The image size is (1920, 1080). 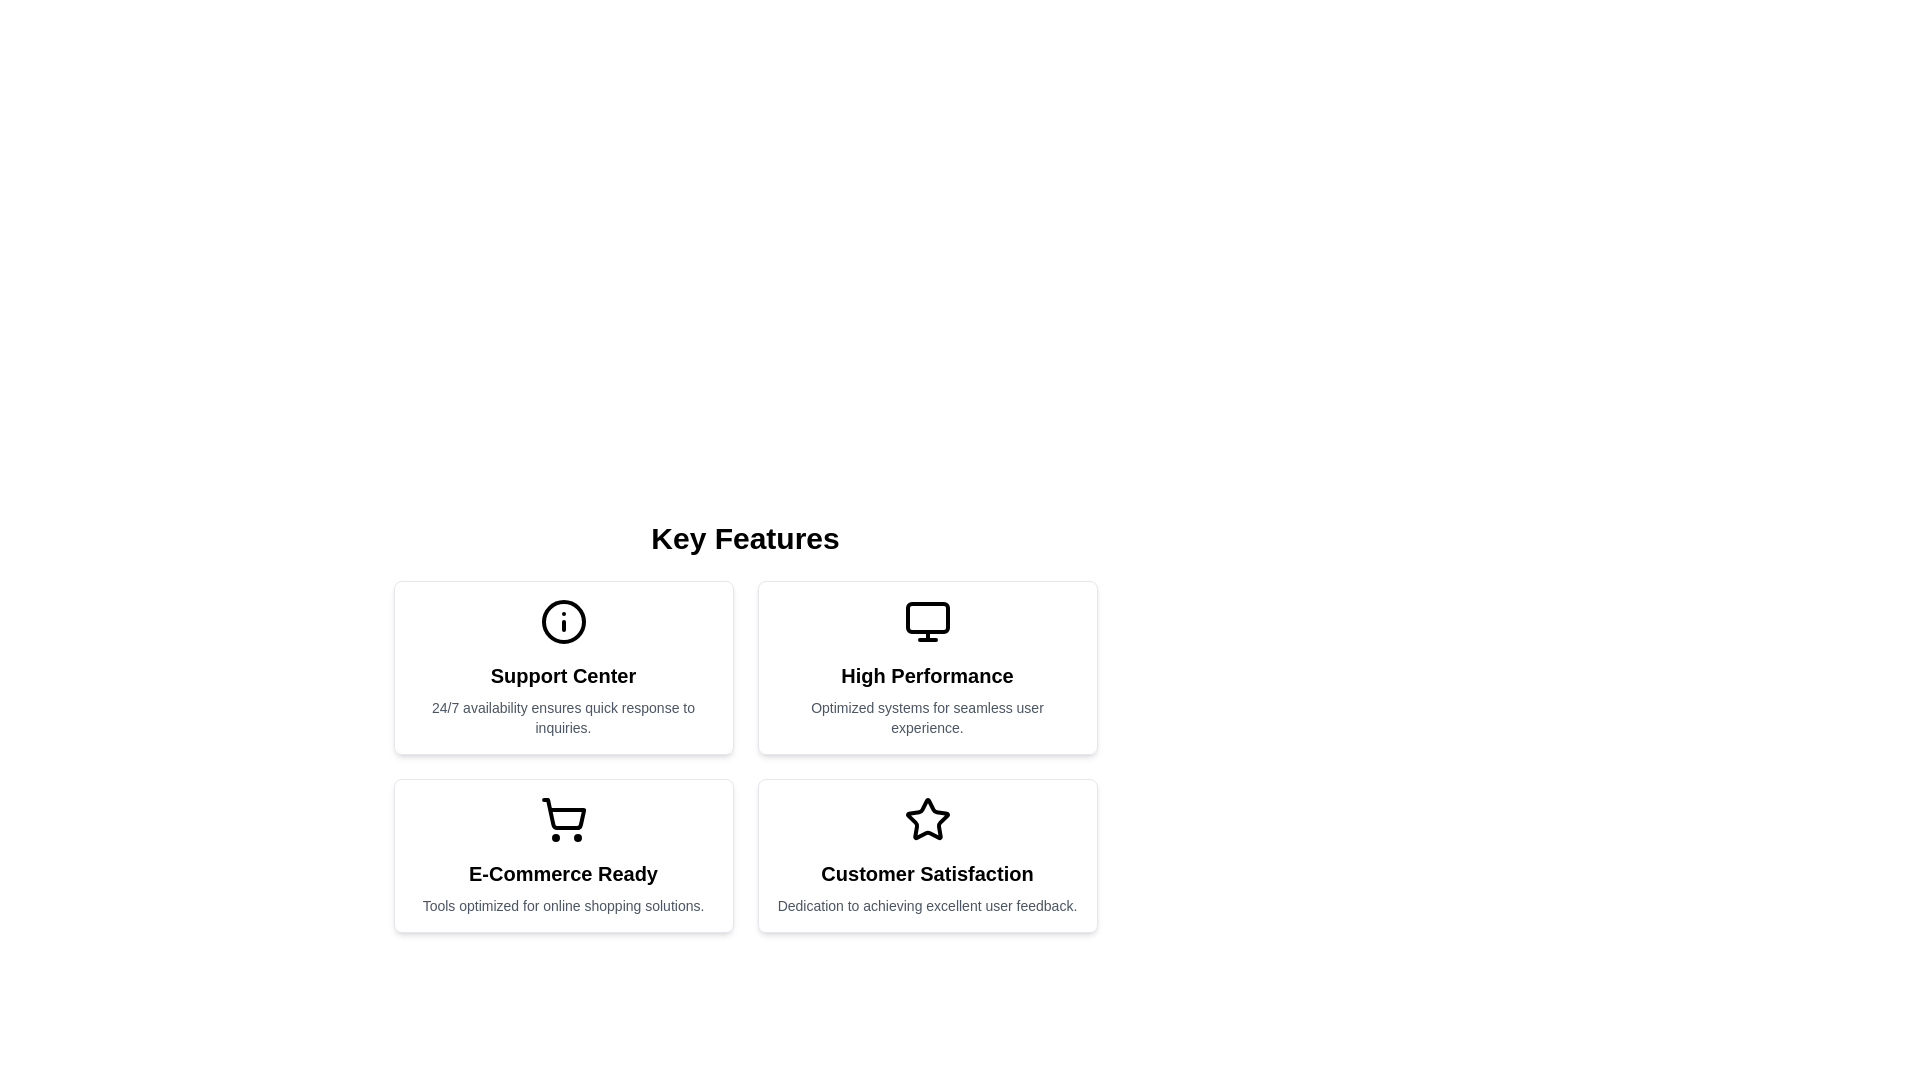 I want to click on the computer monitor icon, which is centrally positioned in the 'High Performance' section of the Key Features grid layout, so click(x=926, y=620).